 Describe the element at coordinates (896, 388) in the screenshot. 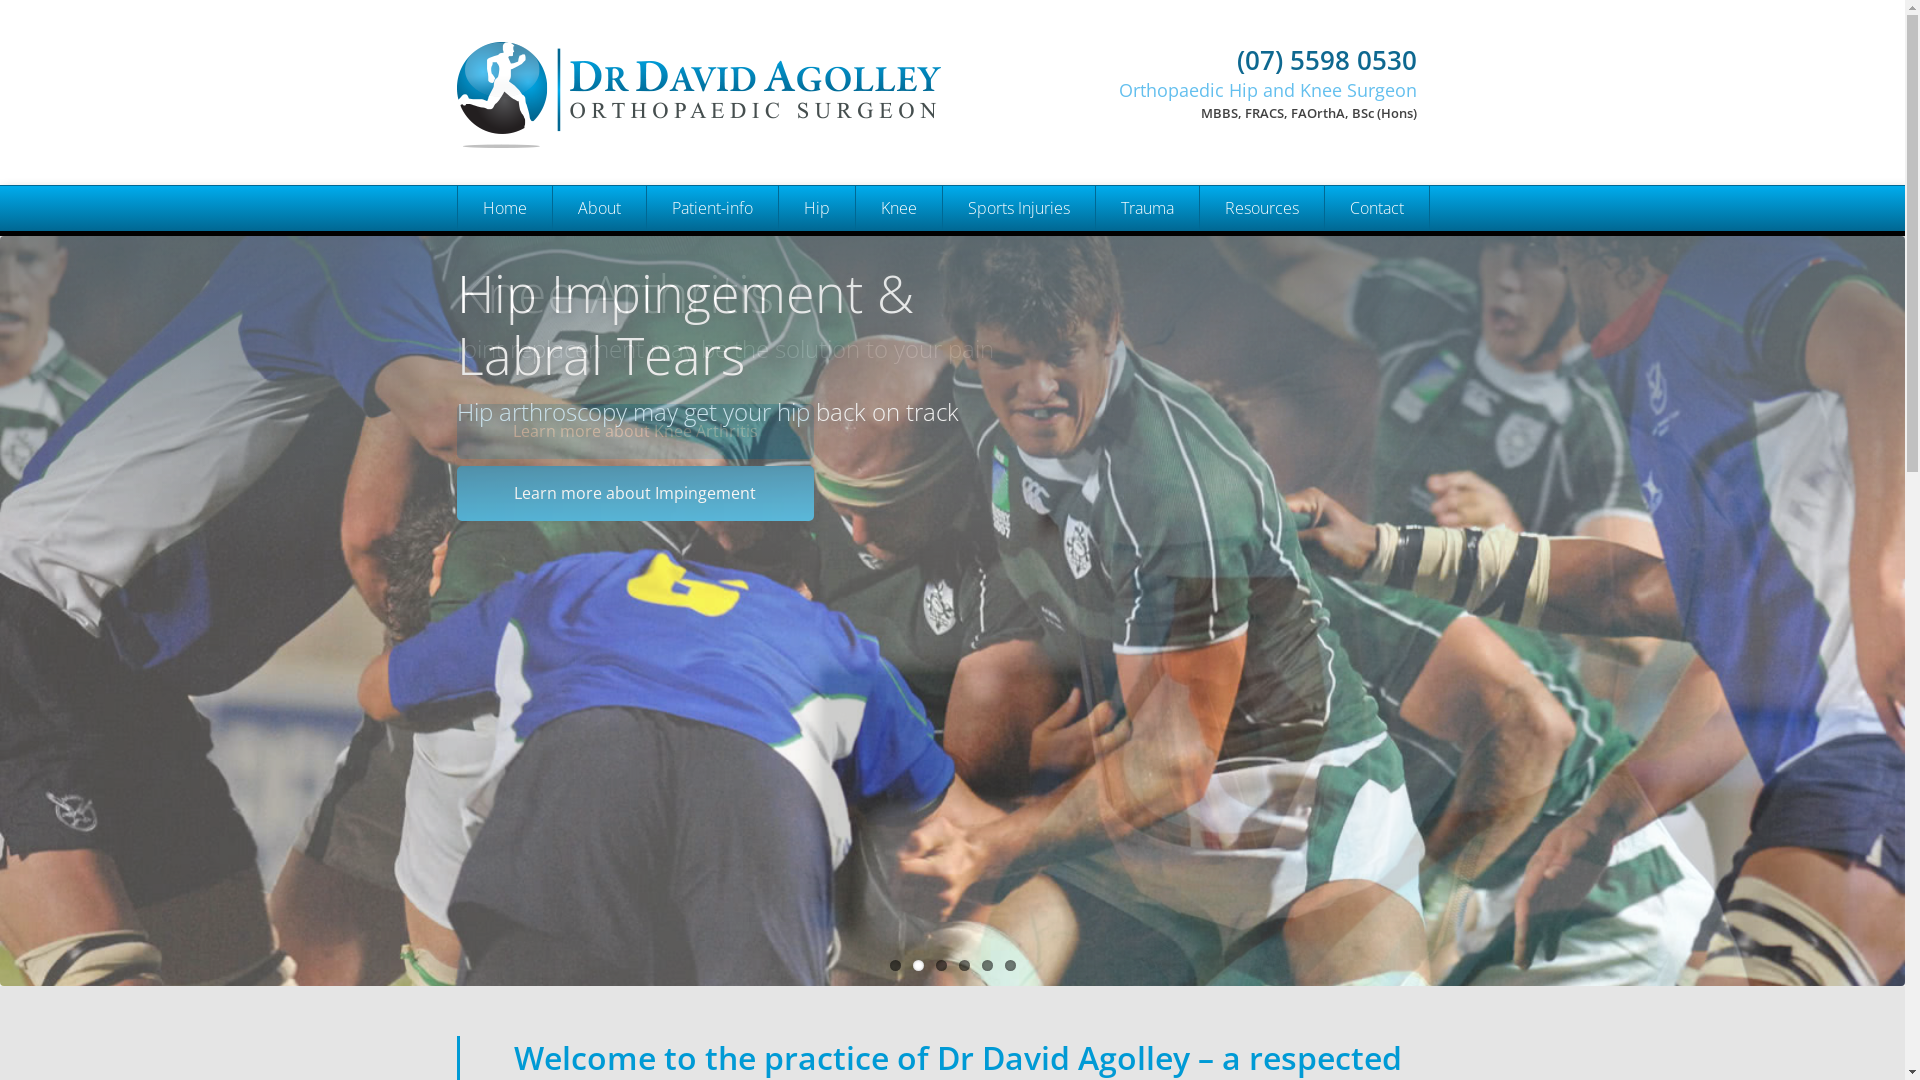

I see `'Knee ACL Reconstruction'` at that location.